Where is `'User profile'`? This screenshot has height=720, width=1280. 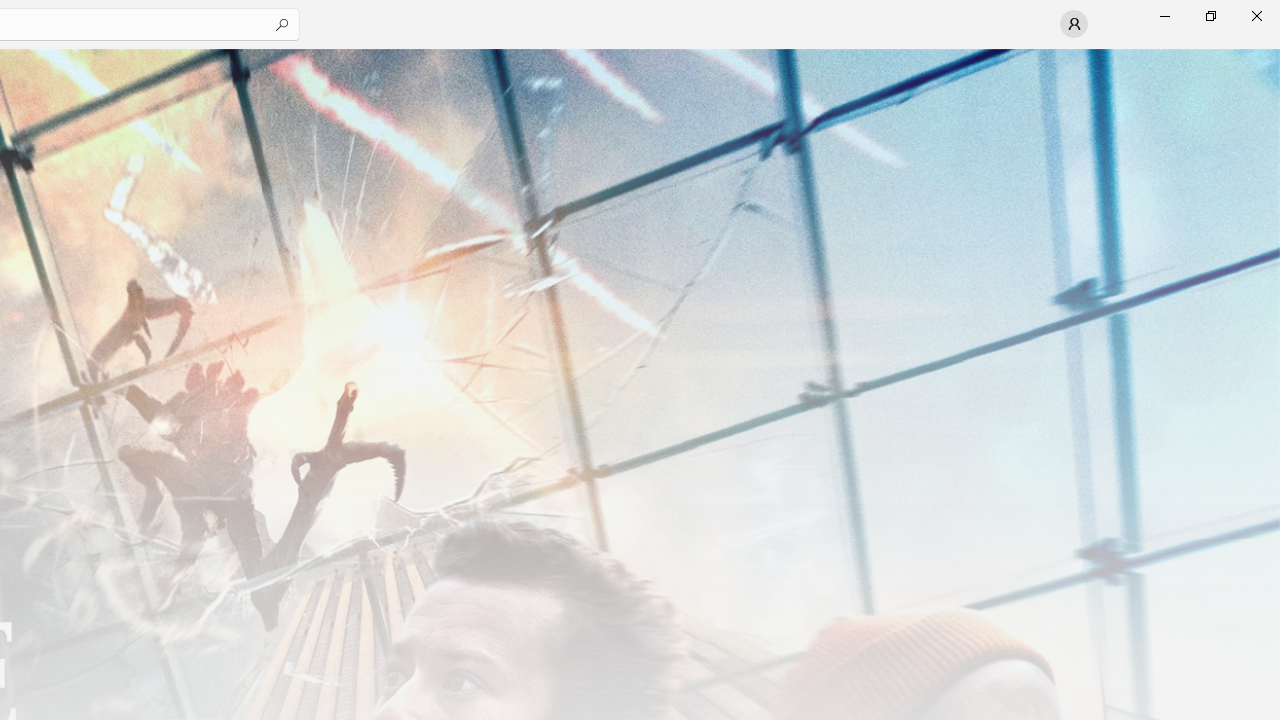 'User profile' is located at coordinates (1072, 24).